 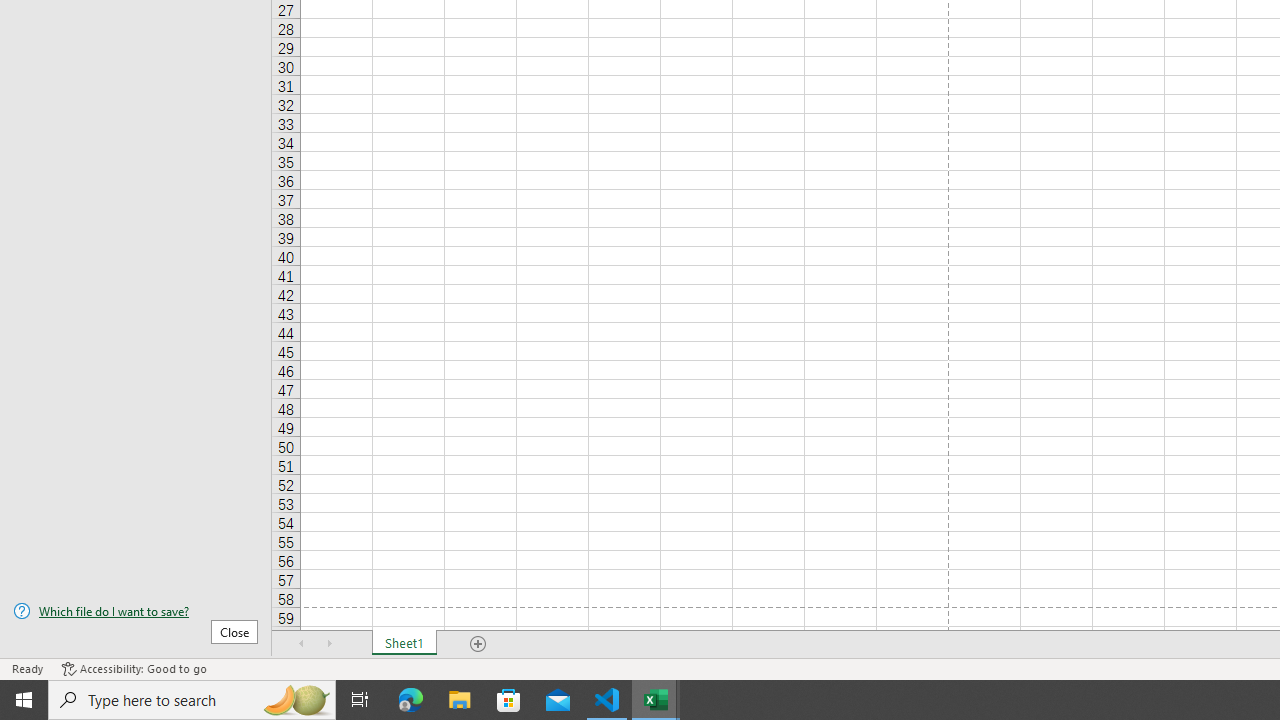 I want to click on 'Sheet1', so click(x=403, y=644).